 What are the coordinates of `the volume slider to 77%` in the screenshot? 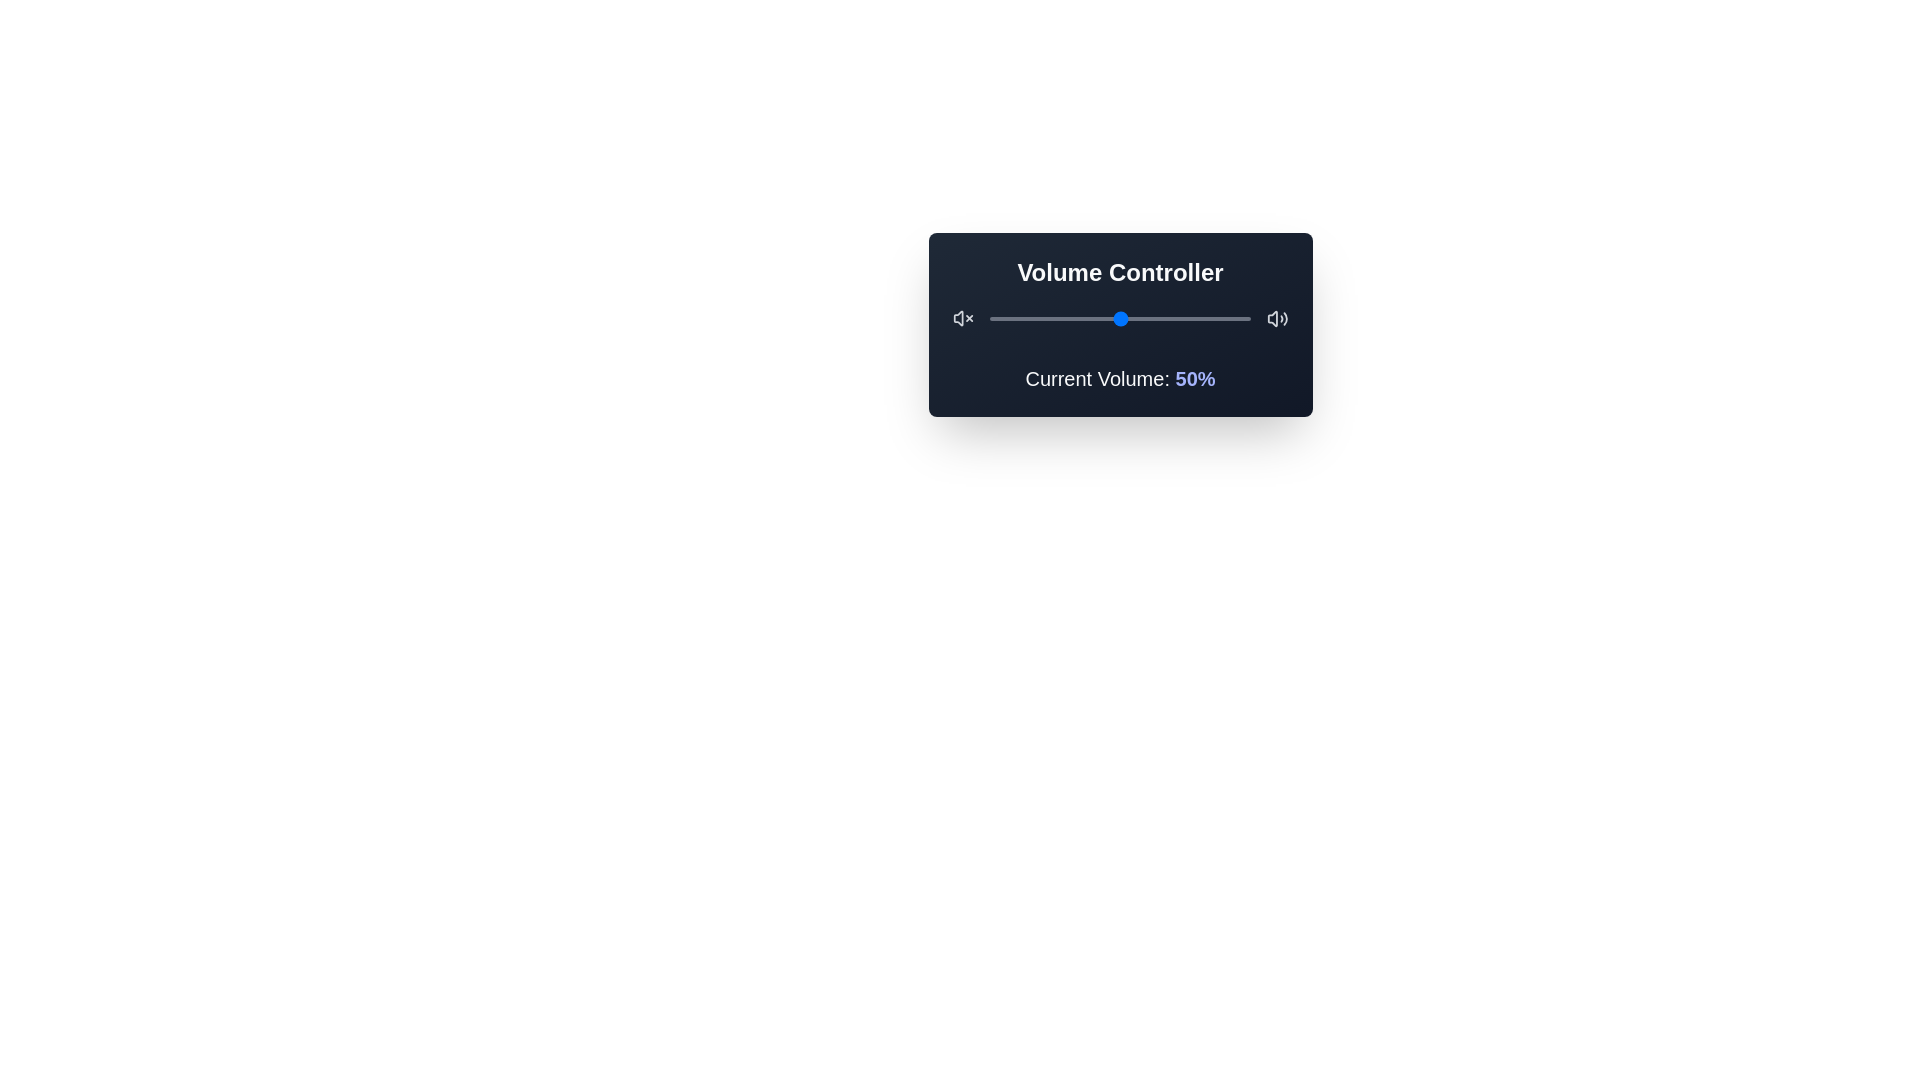 It's located at (1190, 318).